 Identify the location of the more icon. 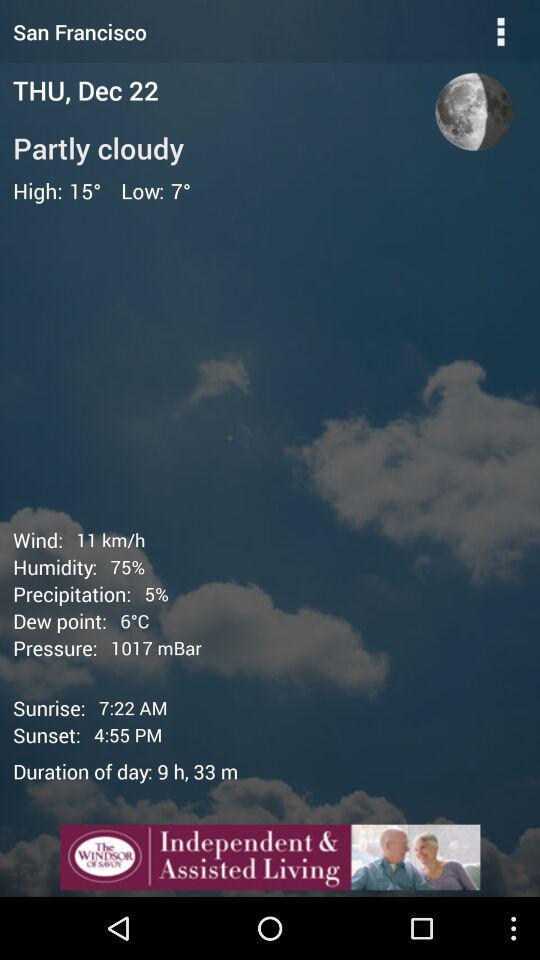
(500, 33).